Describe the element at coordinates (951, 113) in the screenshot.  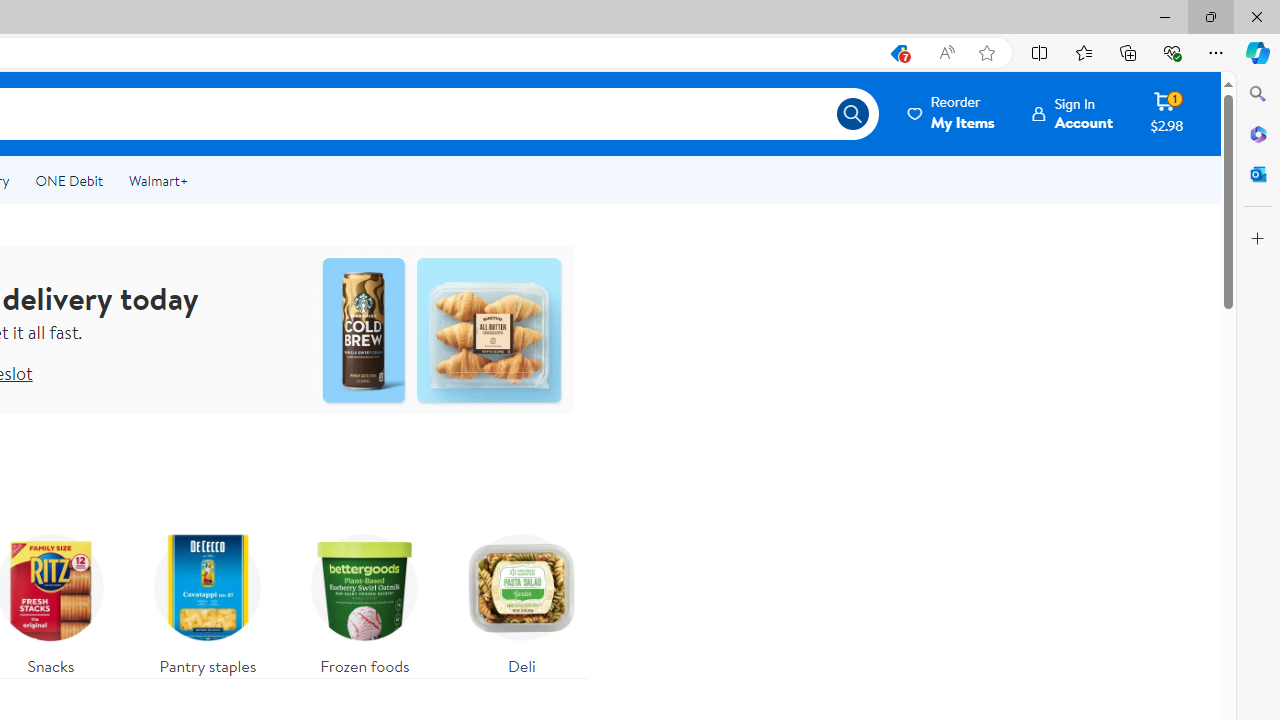
I see `'ReorderMy Items'` at that location.